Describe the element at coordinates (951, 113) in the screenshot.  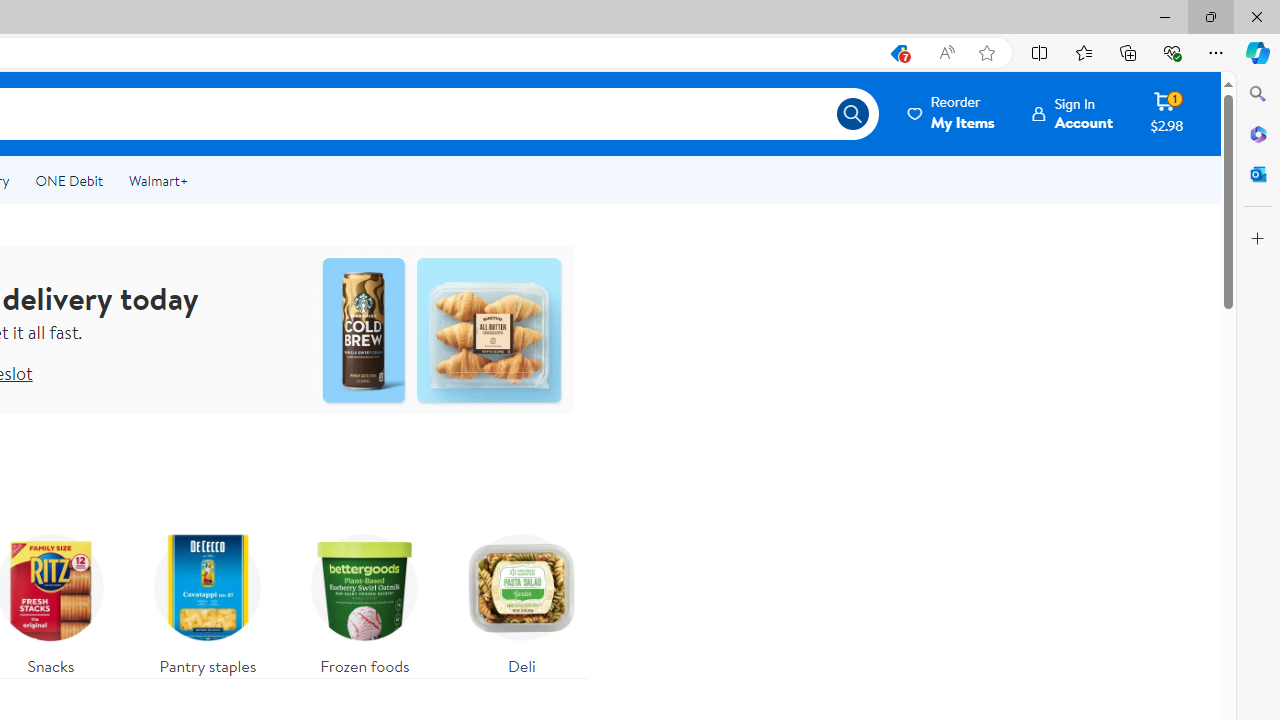
I see `'ReorderMy Items'` at that location.